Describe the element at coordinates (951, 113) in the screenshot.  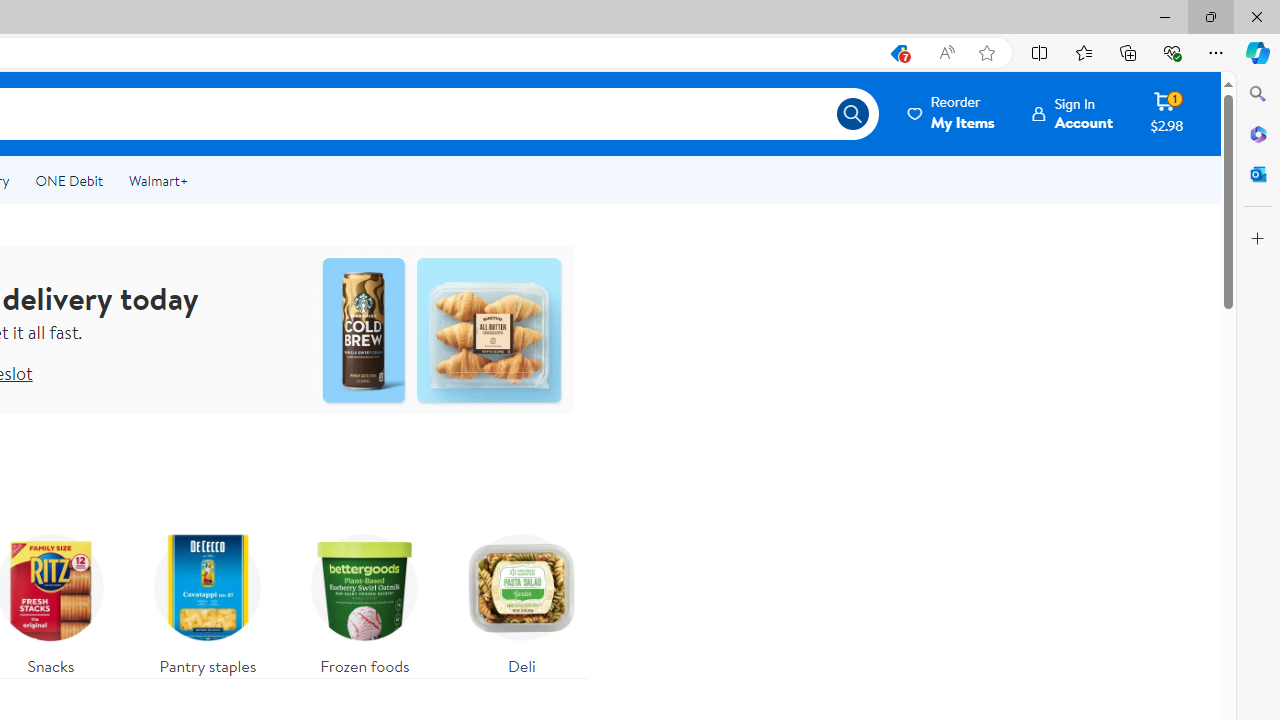
I see `'ReorderMy Items'` at that location.